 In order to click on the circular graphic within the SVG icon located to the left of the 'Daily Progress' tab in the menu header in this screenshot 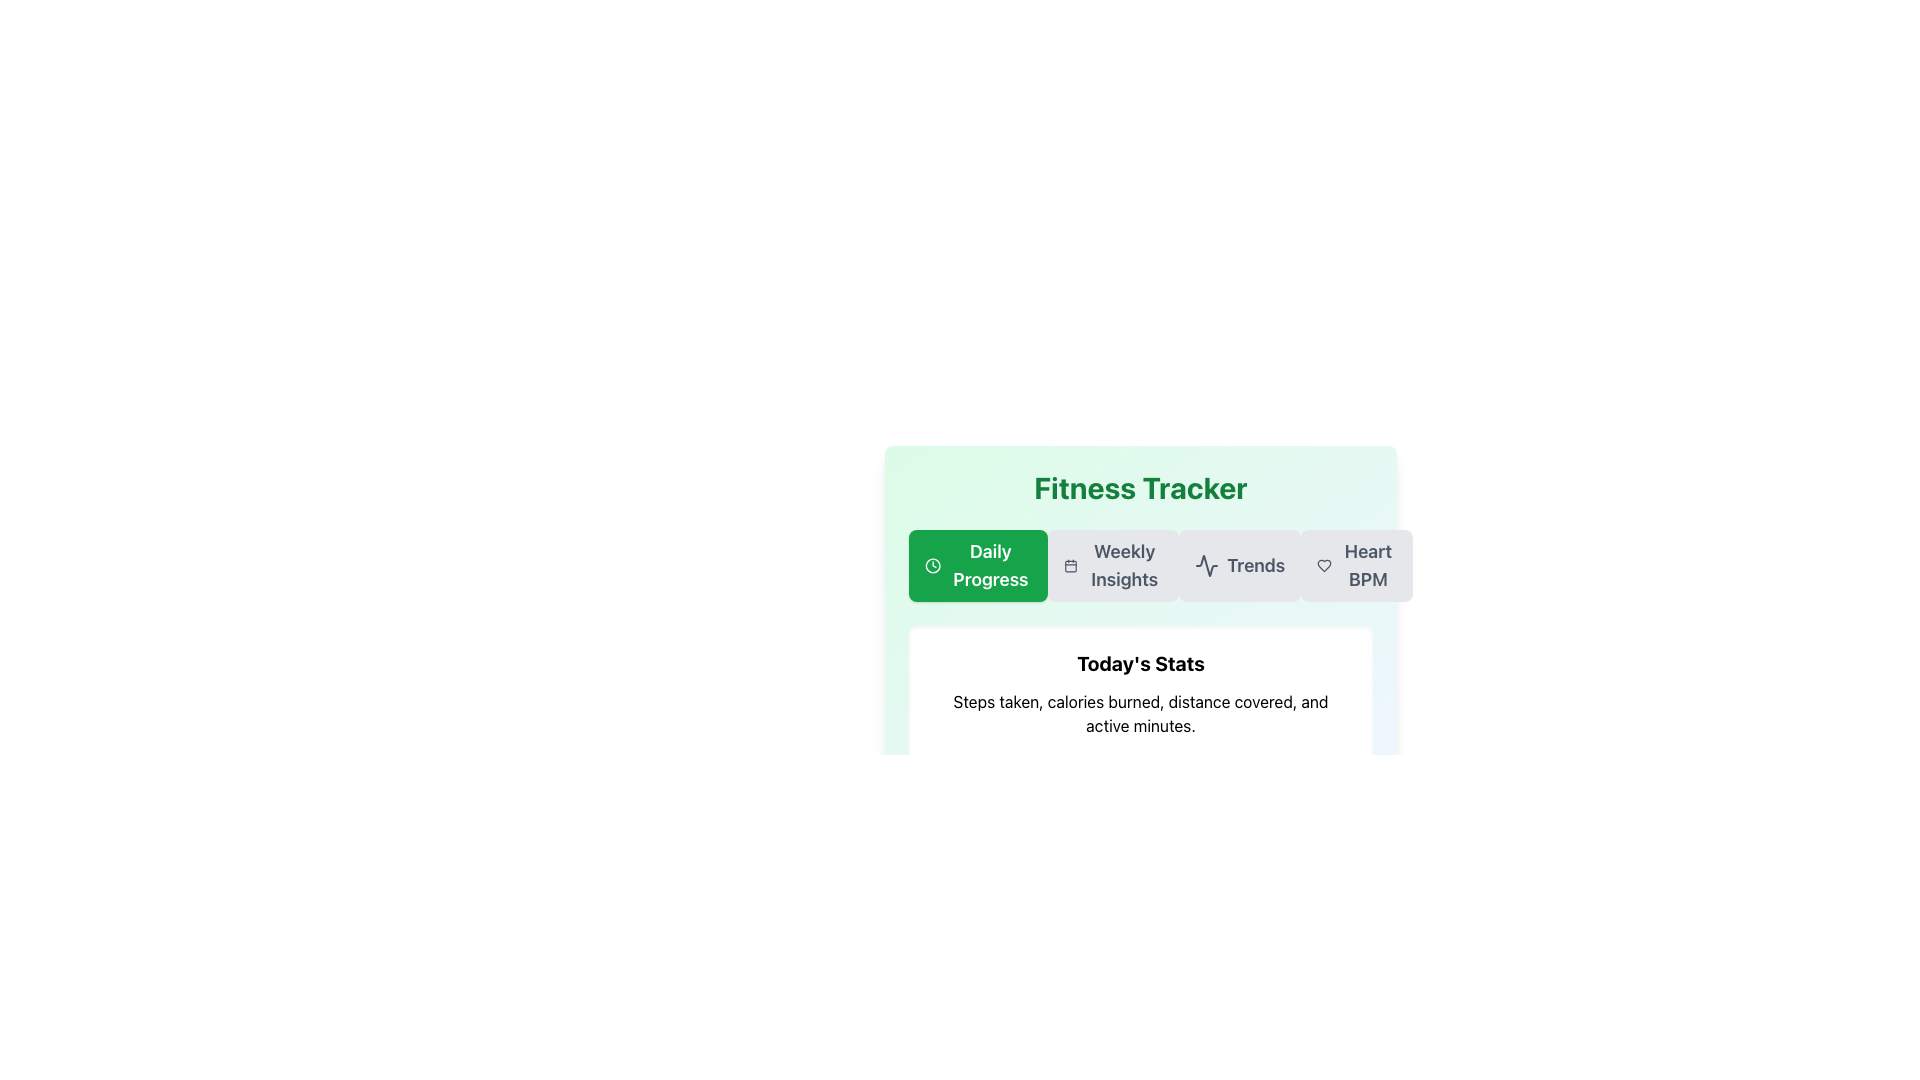, I will do `click(932, 566)`.